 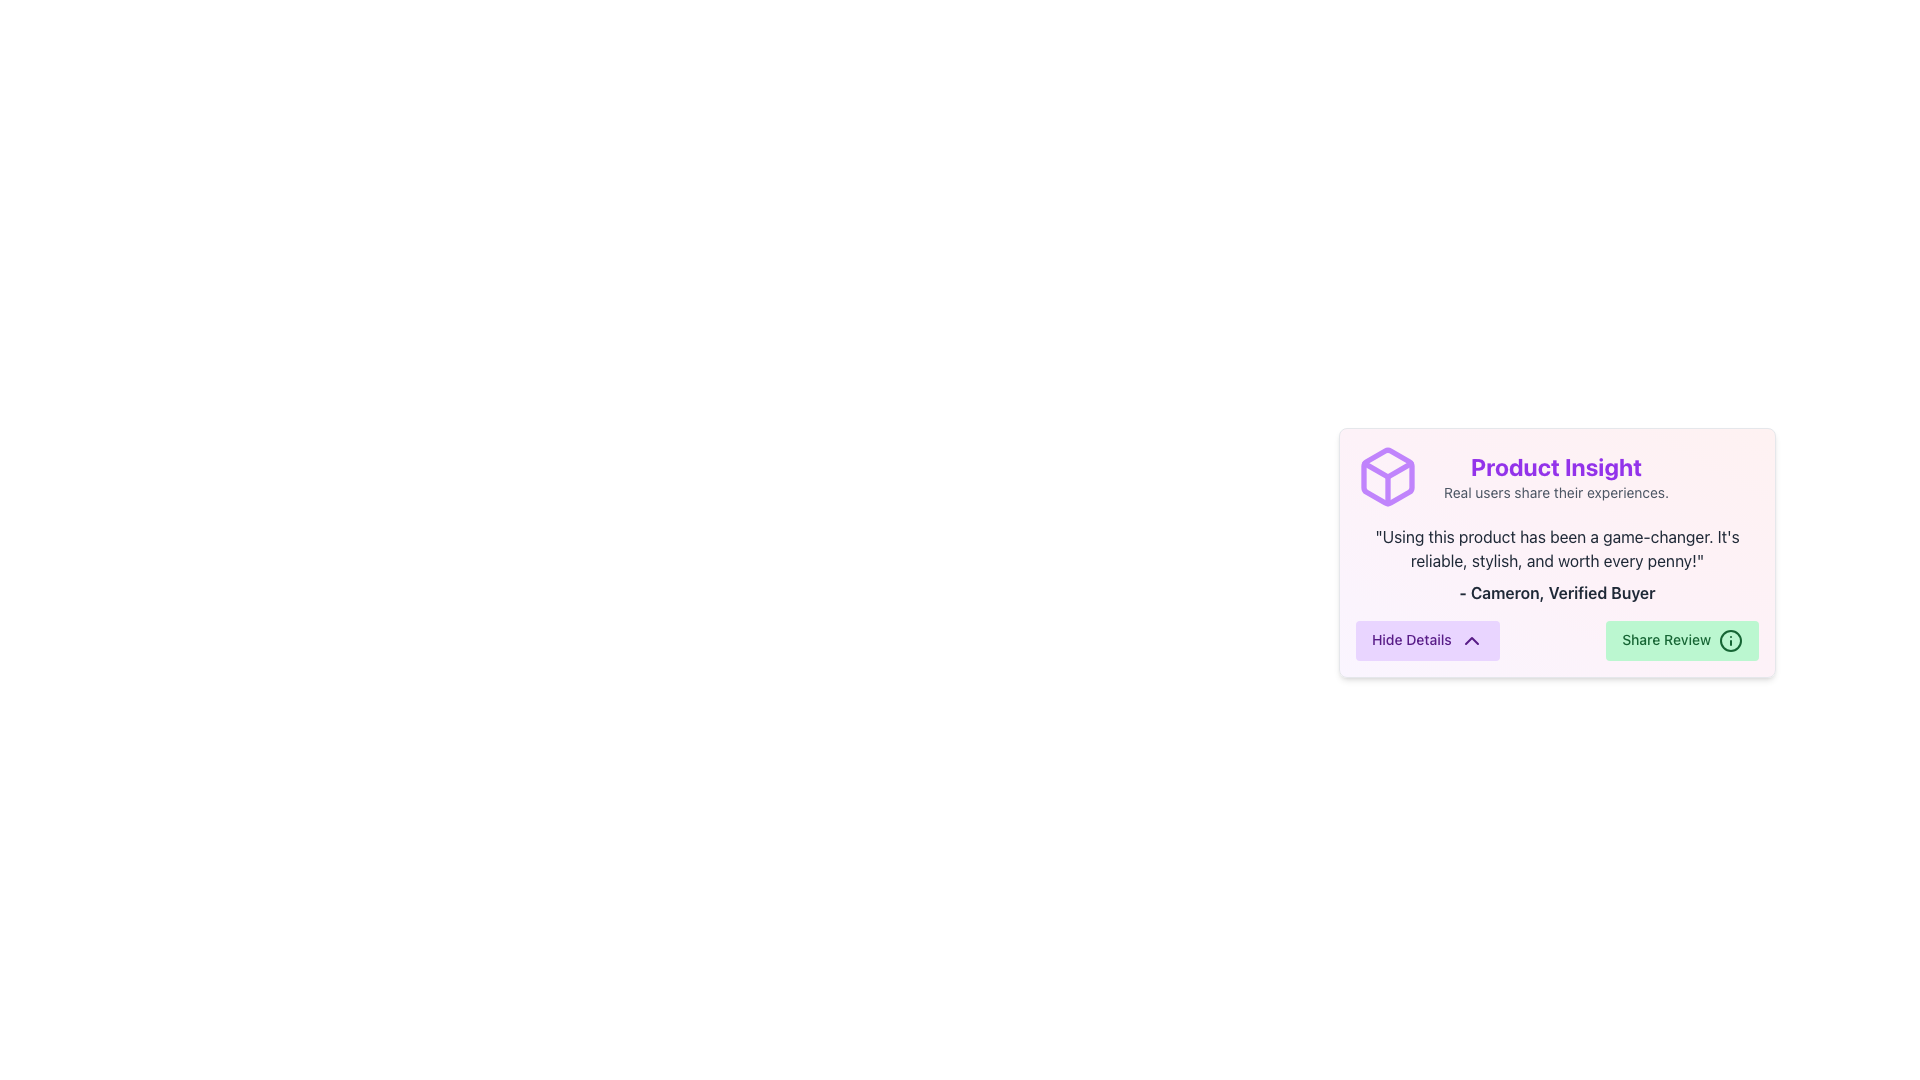 I want to click on the chevron-up icon located to the right of the 'Hide Details' button, which is associated with collapsing or hiding details, so click(x=1471, y=640).